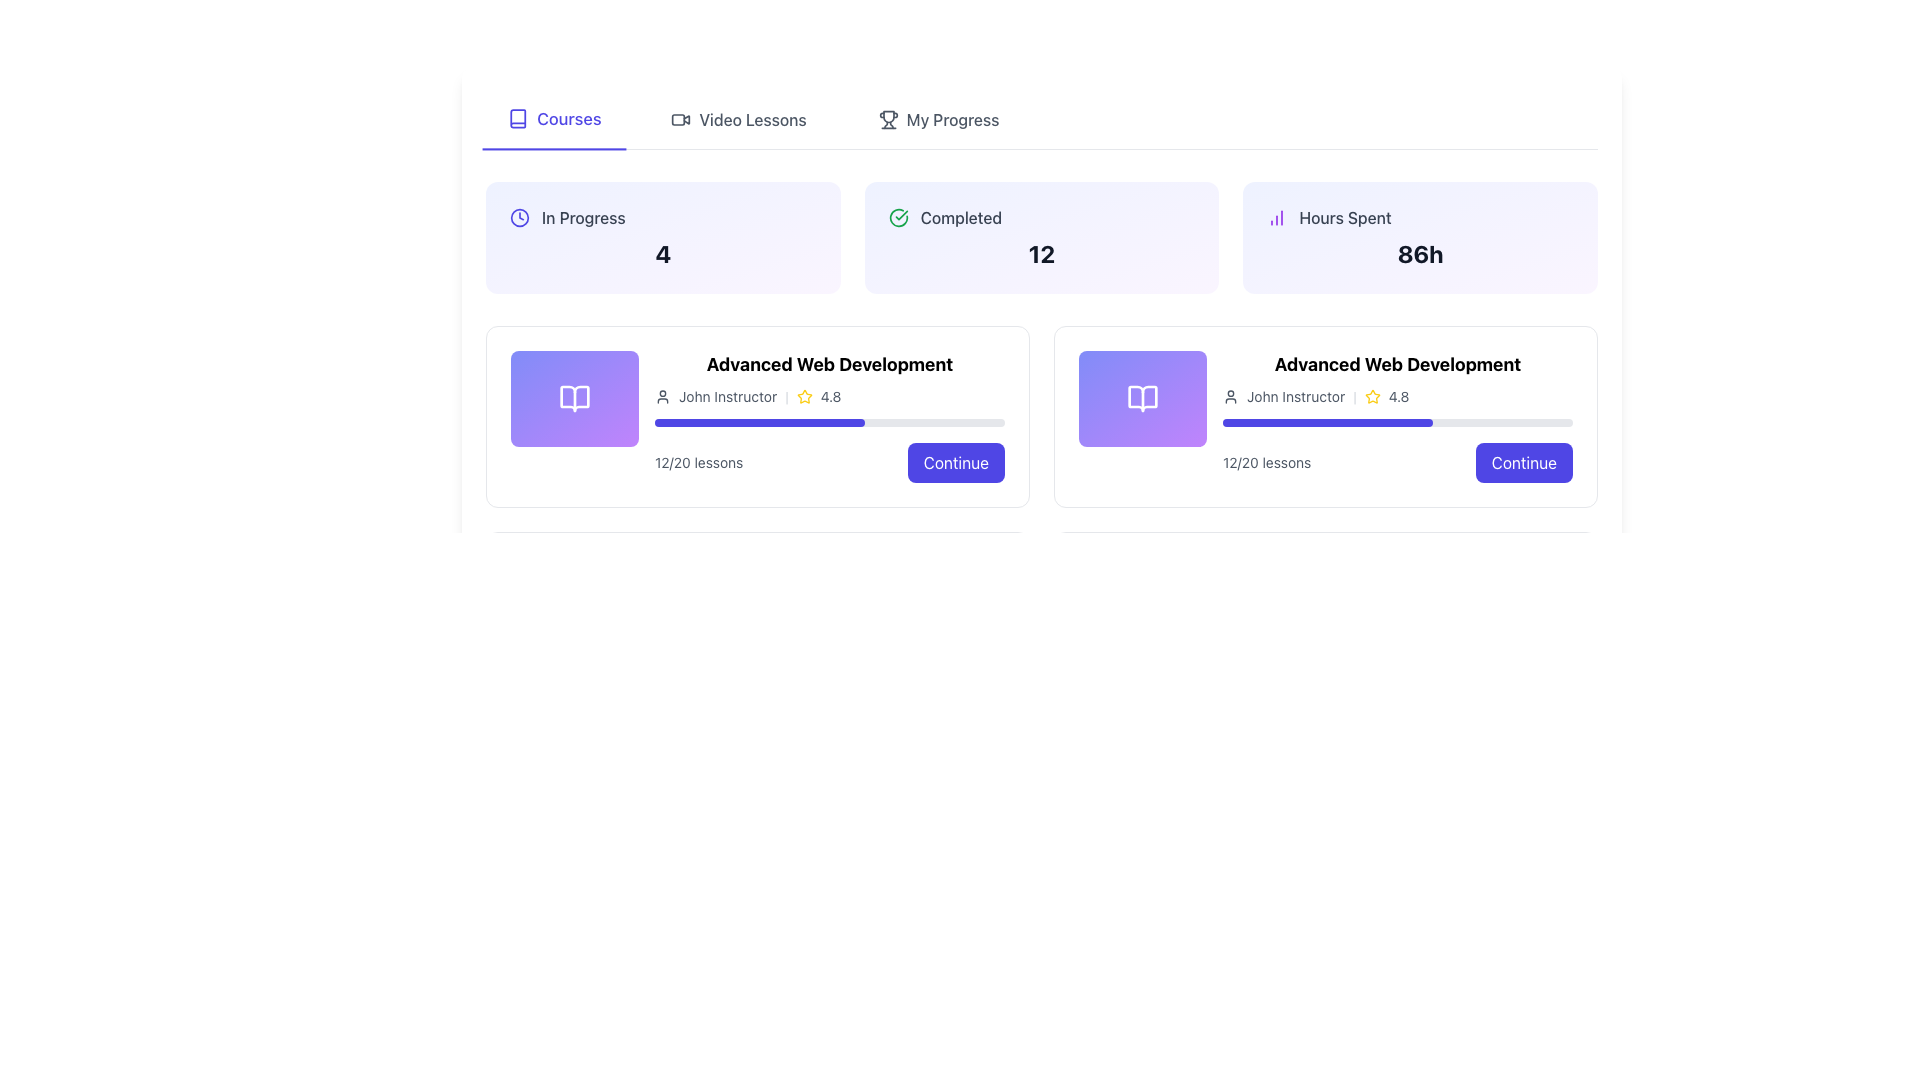 This screenshot has width=1920, height=1080. Describe the element at coordinates (1266, 462) in the screenshot. I see `the progress value displayed as '12/20 lessons' in gray text within the learning card under the 'Advanced Web Development' section` at that location.